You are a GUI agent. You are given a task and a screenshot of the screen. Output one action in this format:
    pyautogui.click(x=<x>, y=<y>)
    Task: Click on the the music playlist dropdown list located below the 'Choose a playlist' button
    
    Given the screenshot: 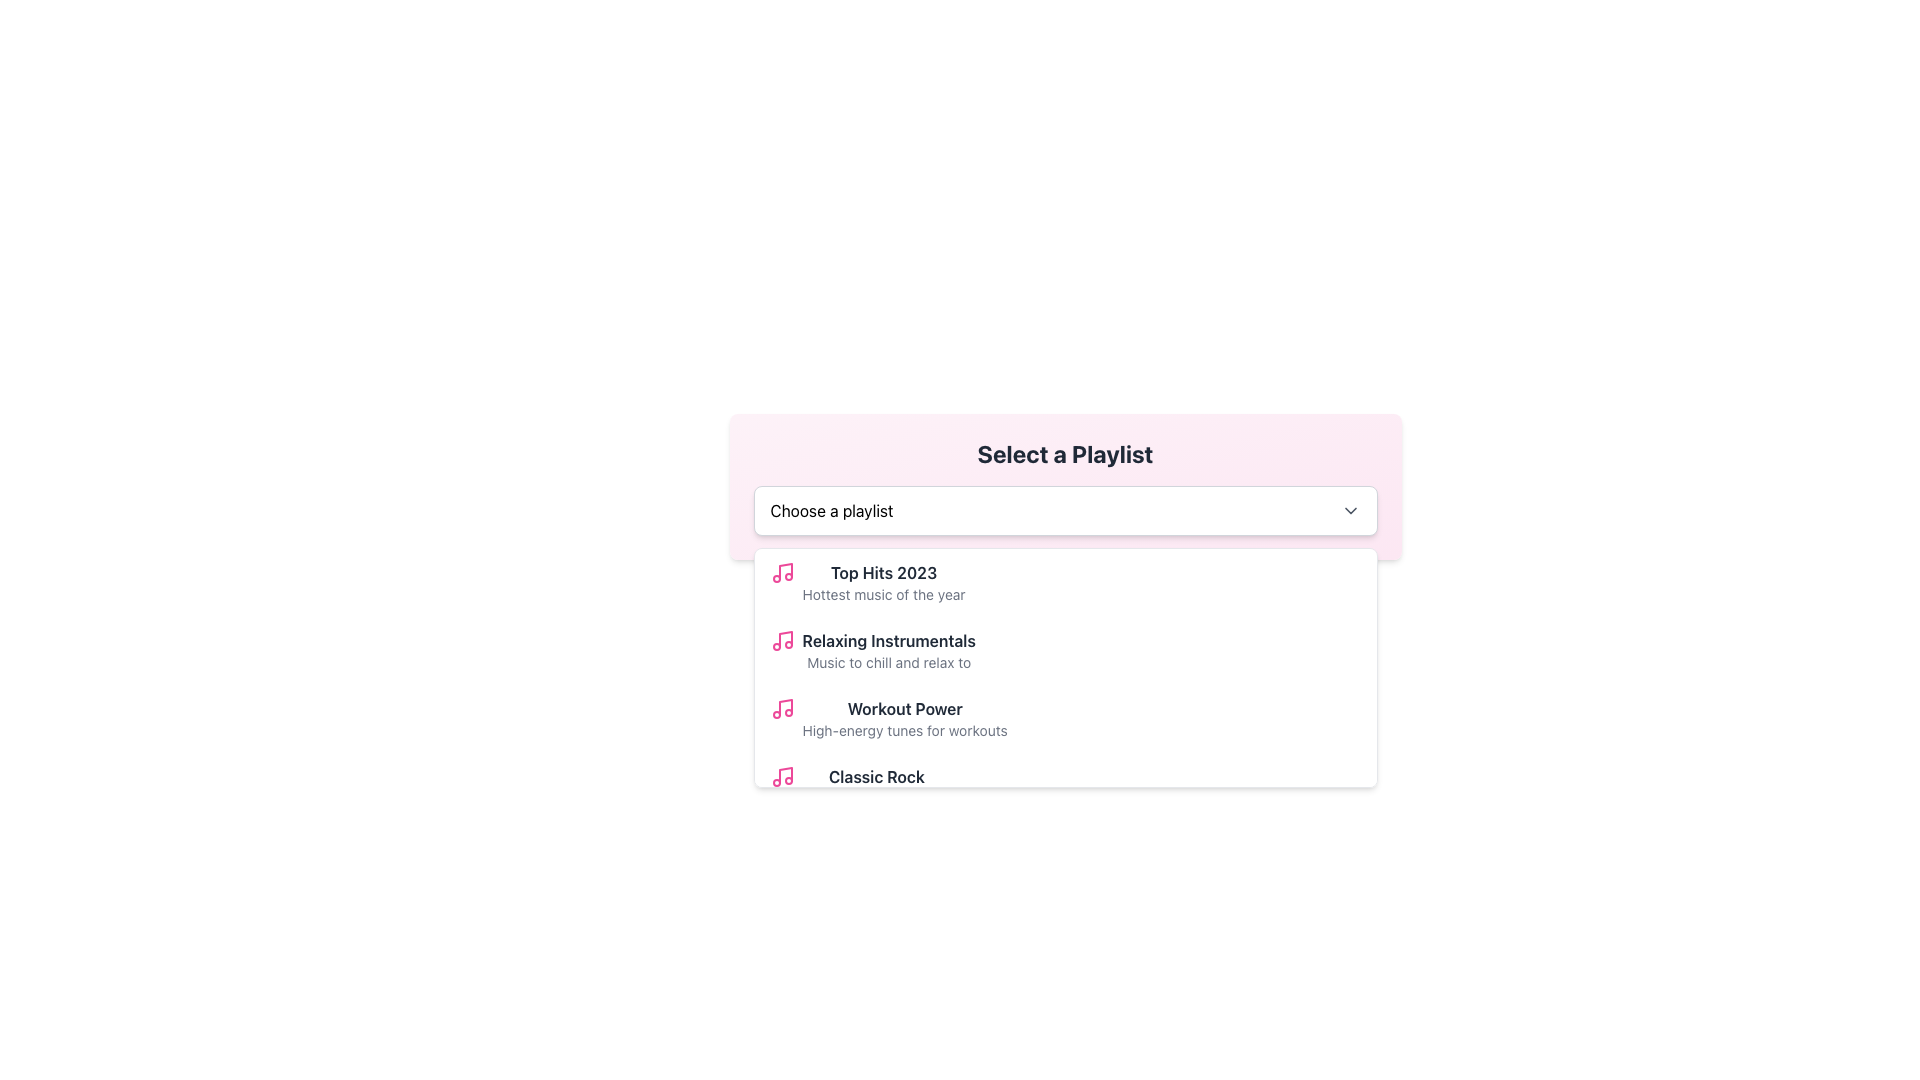 What is the action you would take?
    pyautogui.click(x=1064, y=667)
    